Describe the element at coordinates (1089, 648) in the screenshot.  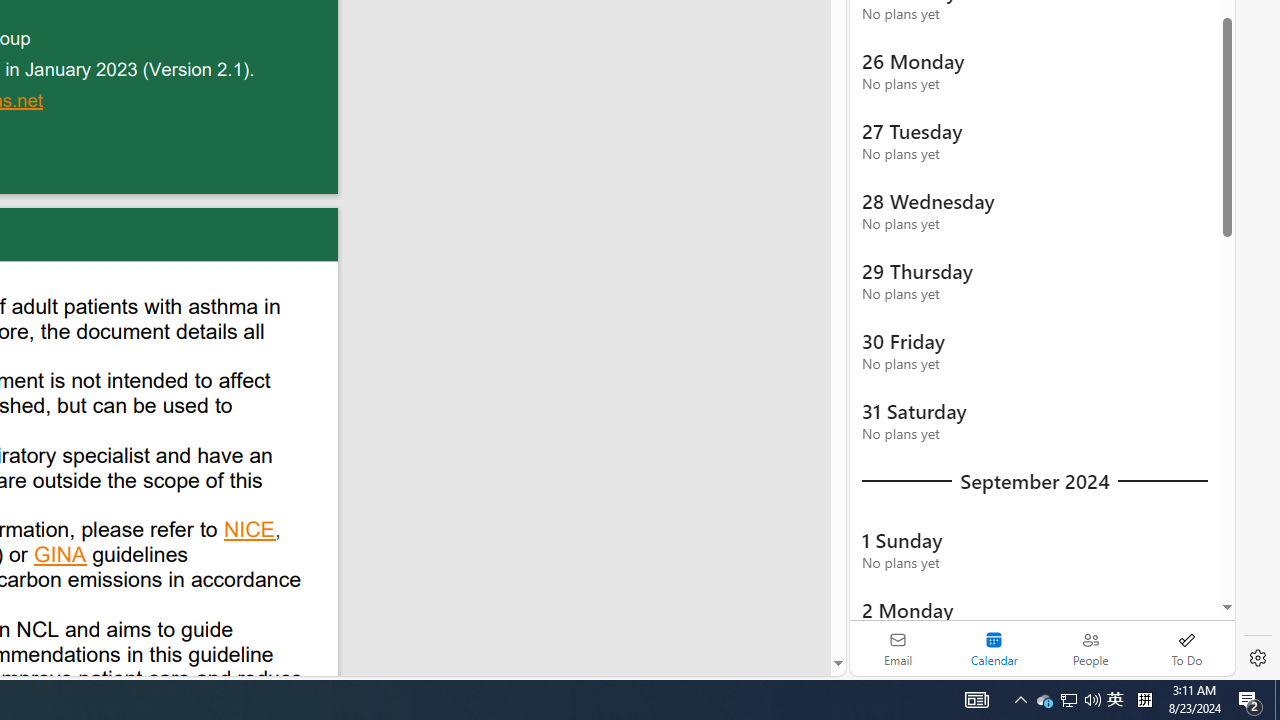
I see `'People'` at that location.